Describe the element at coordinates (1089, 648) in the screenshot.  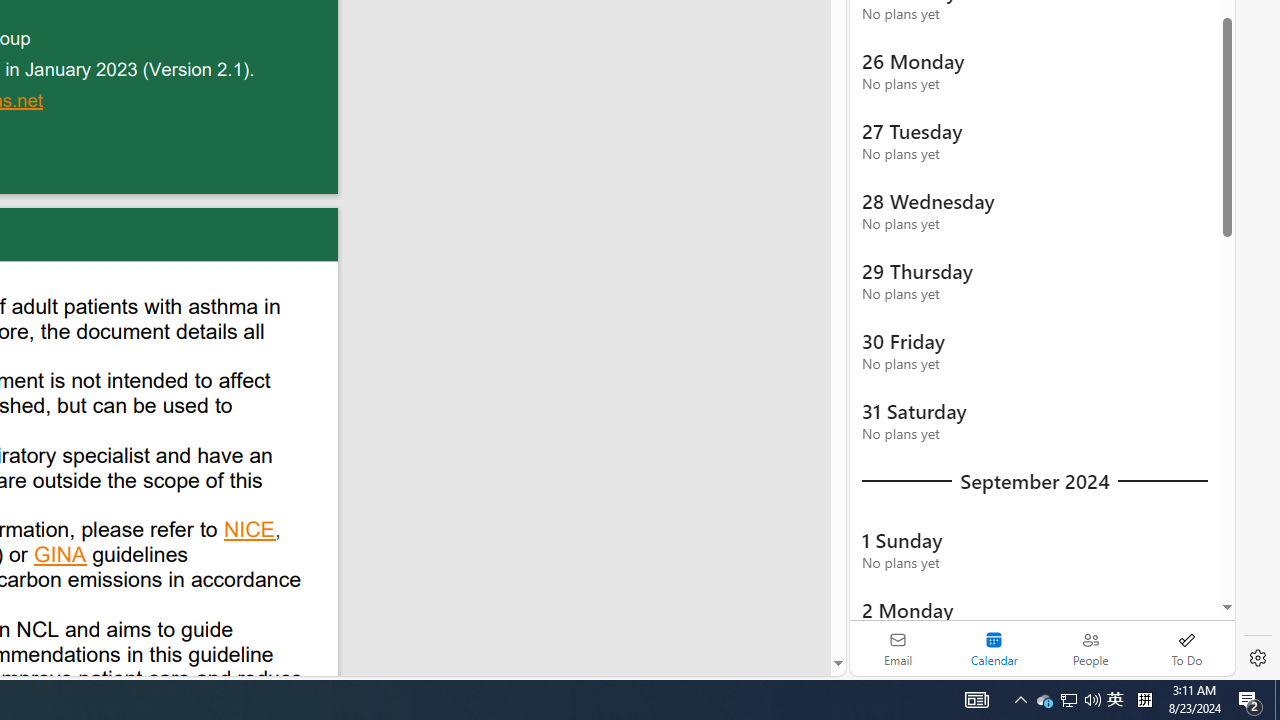
I see `'People'` at that location.